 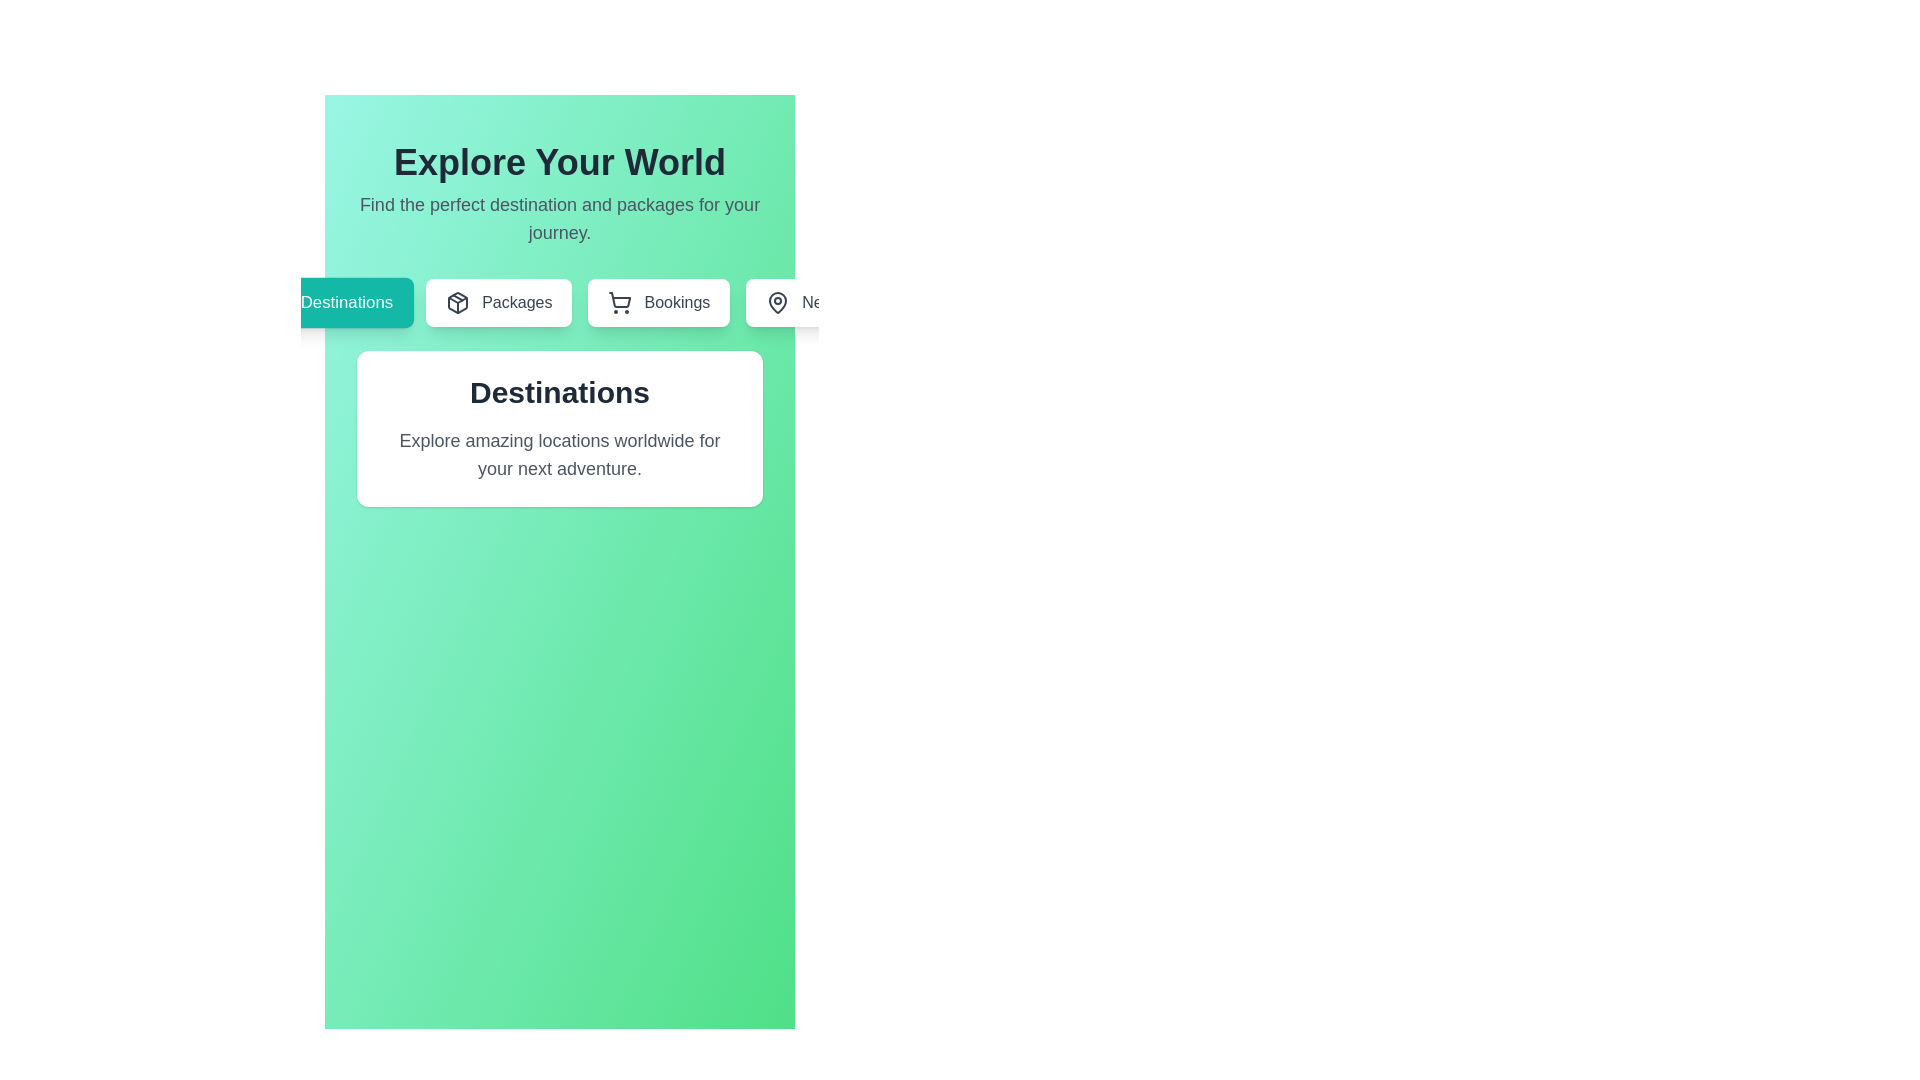 What do you see at coordinates (499, 303) in the screenshot?
I see `the tab button labeled 'Packages' to switch to its corresponding content` at bounding box center [499, 303].